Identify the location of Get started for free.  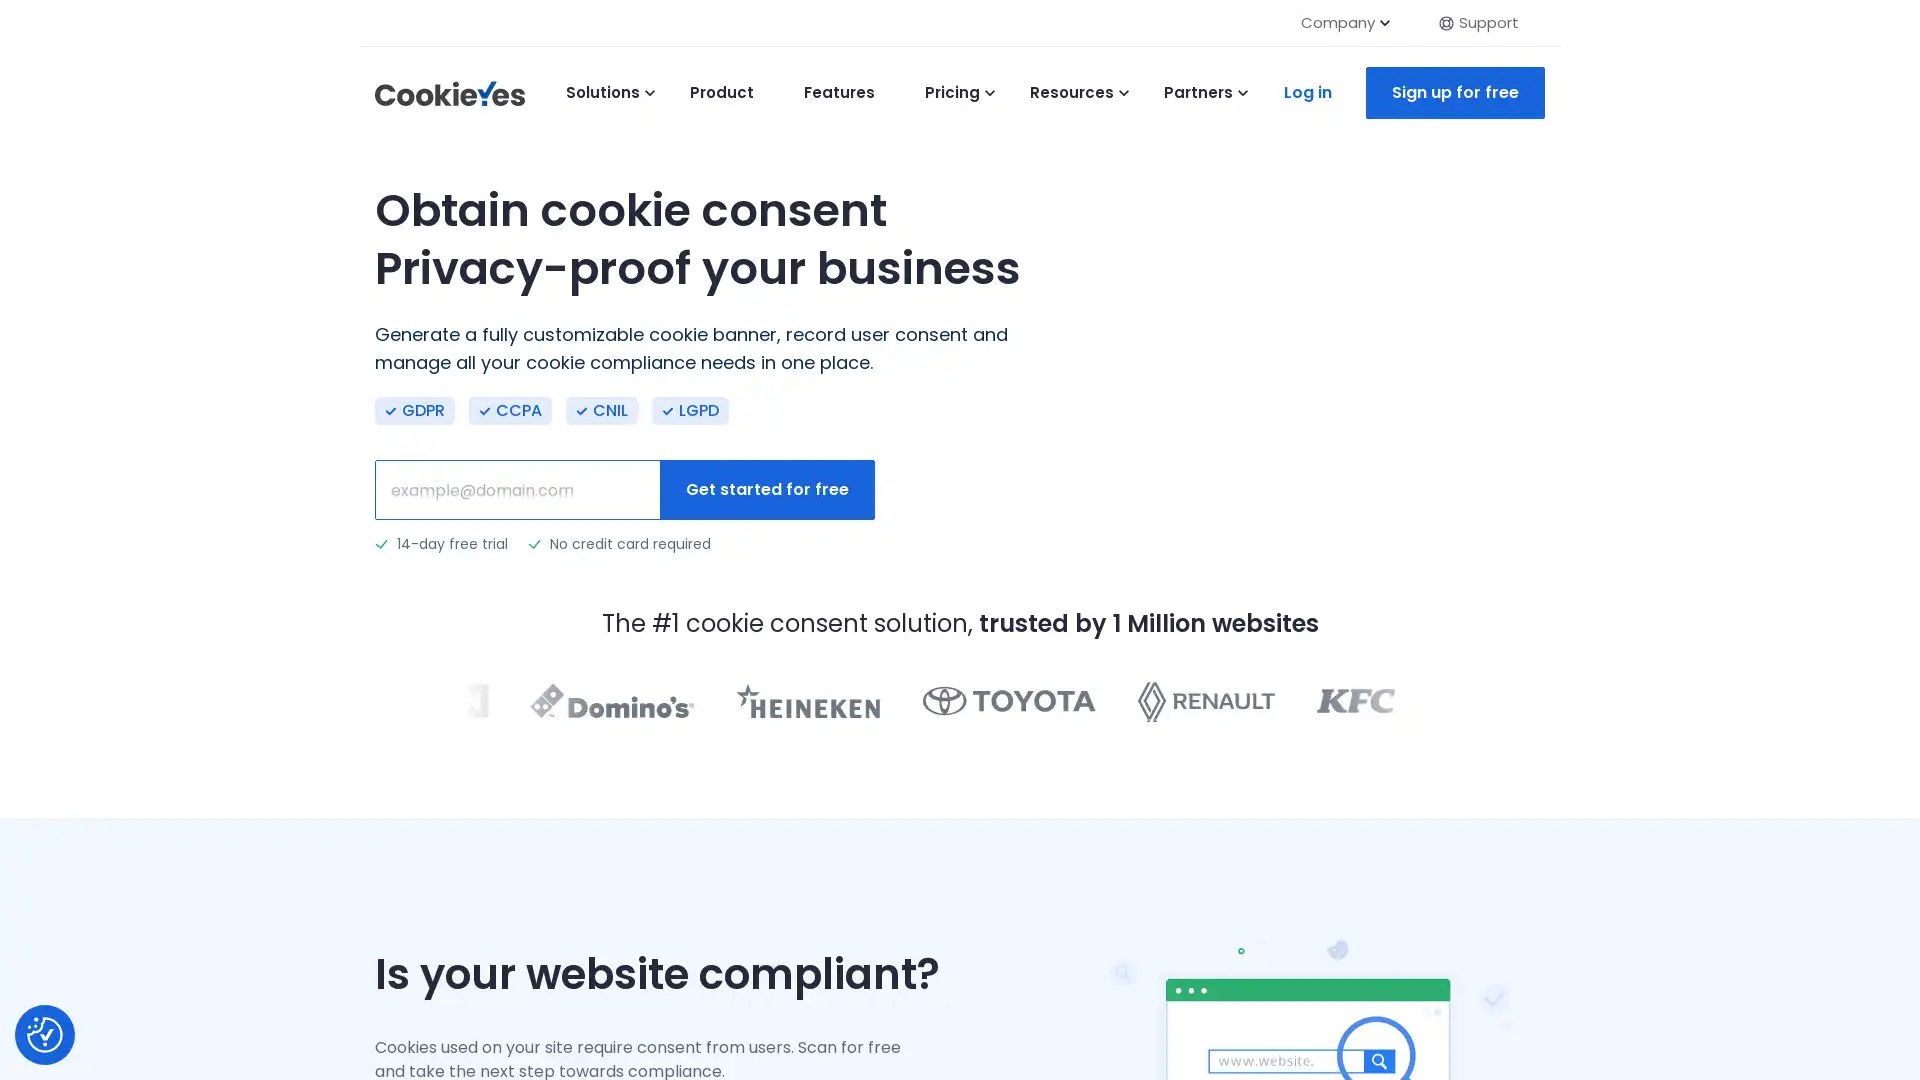
(766, 489).